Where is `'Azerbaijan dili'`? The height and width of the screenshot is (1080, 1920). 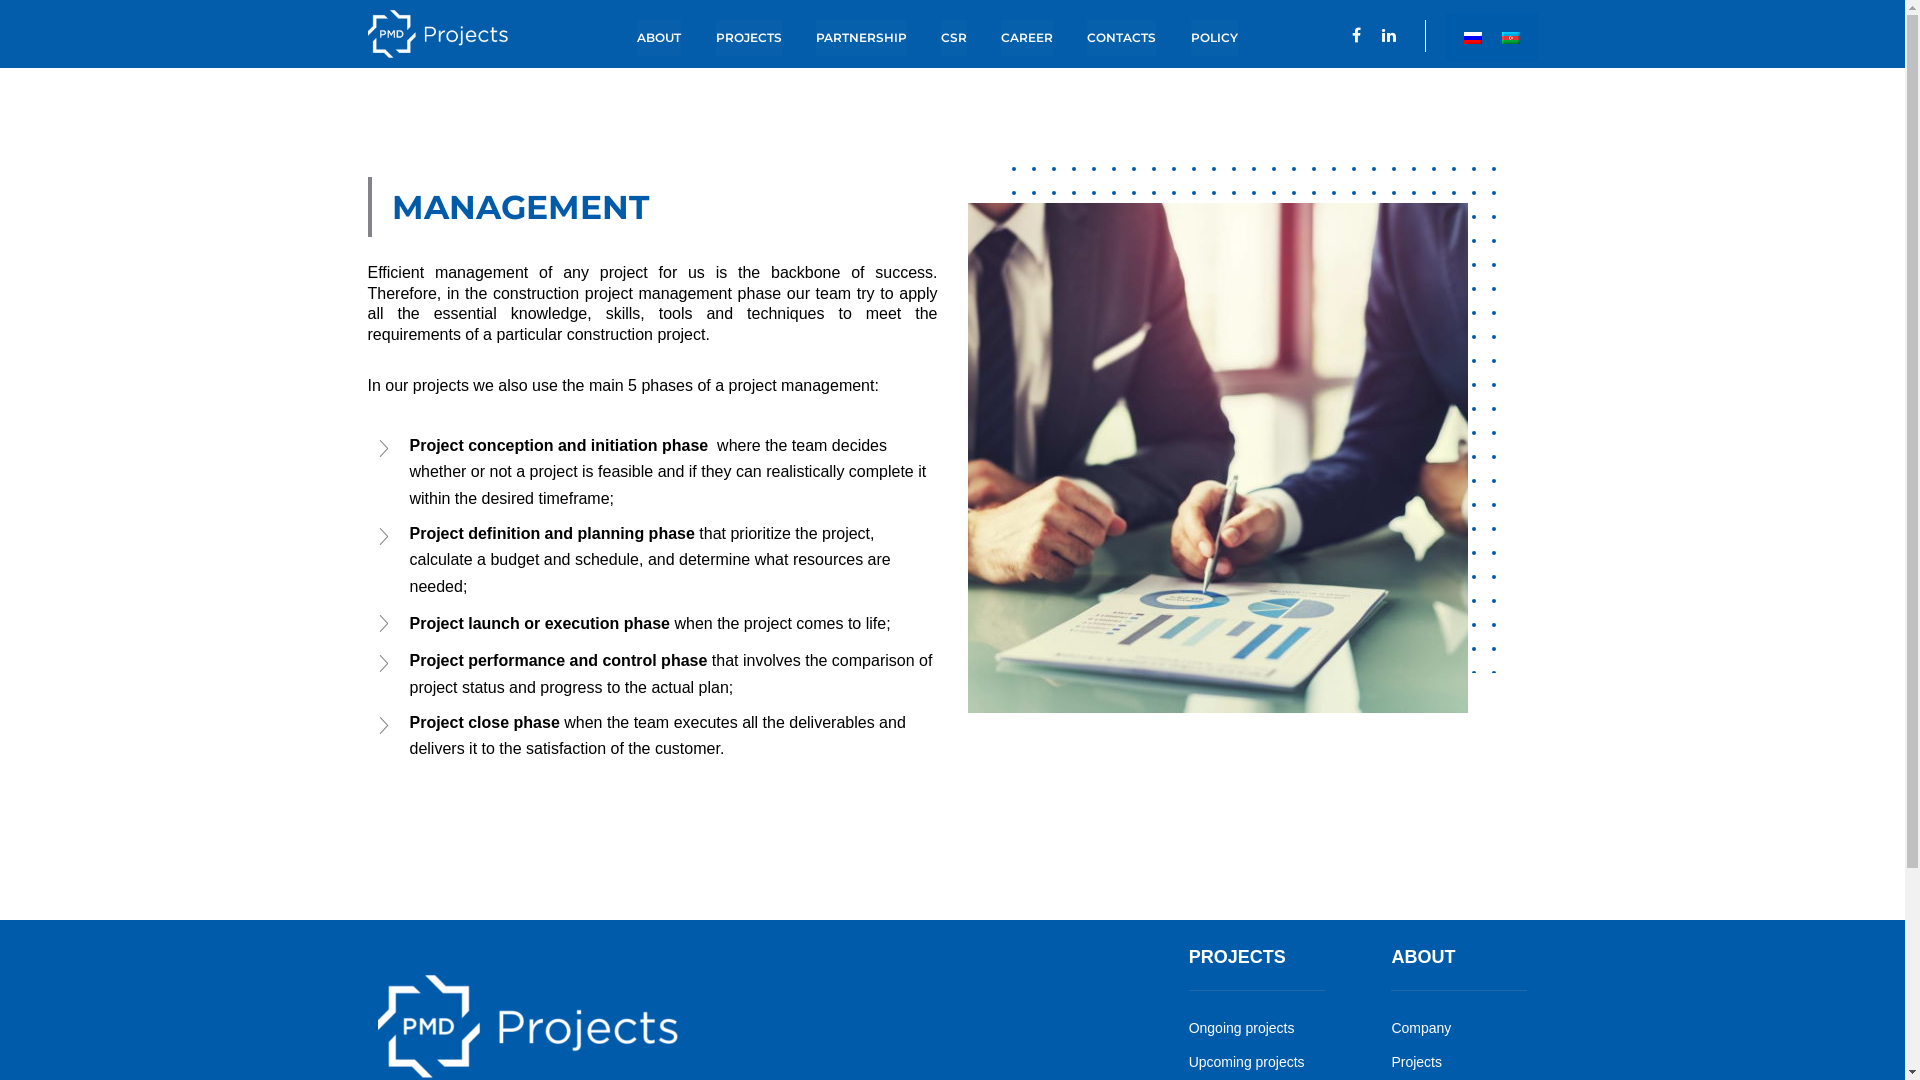
'Azerbaijan dili' is located at coordinates (1511, 38).